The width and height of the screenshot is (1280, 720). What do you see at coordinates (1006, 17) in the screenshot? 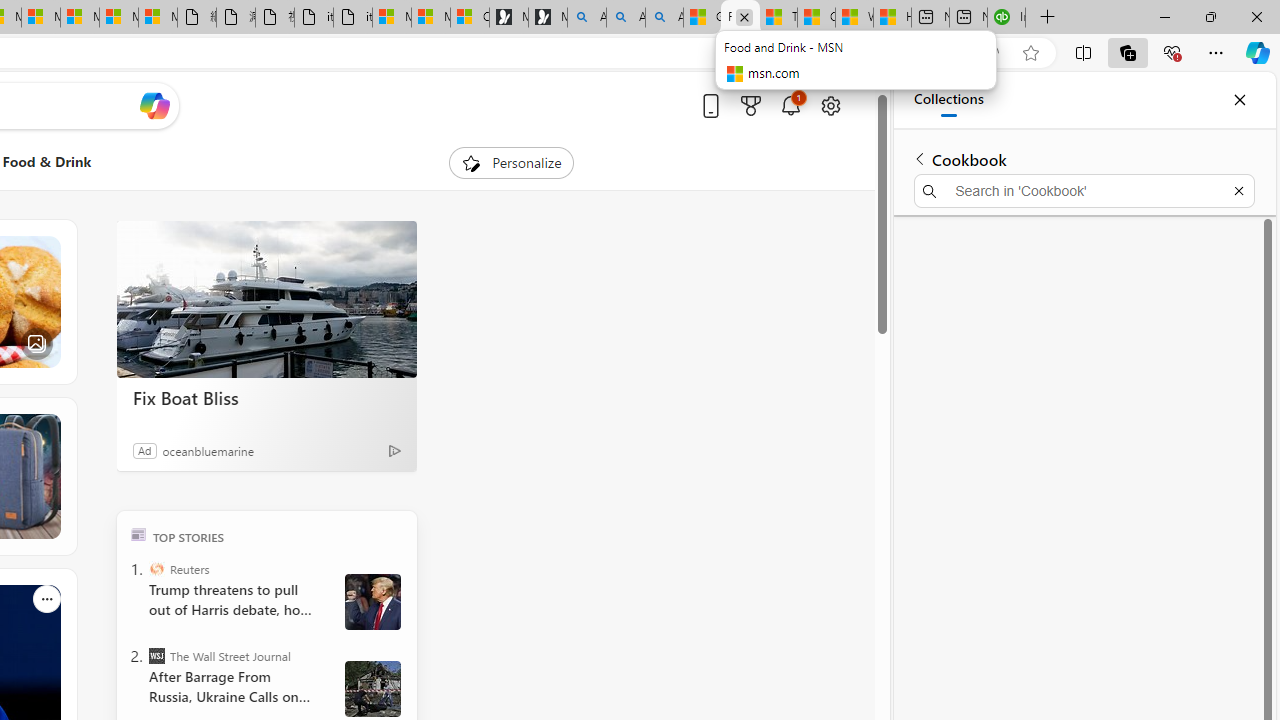
I see `'Intuit QuickBooks Online - Quickbooks'` at bounding box center [1006, 17].